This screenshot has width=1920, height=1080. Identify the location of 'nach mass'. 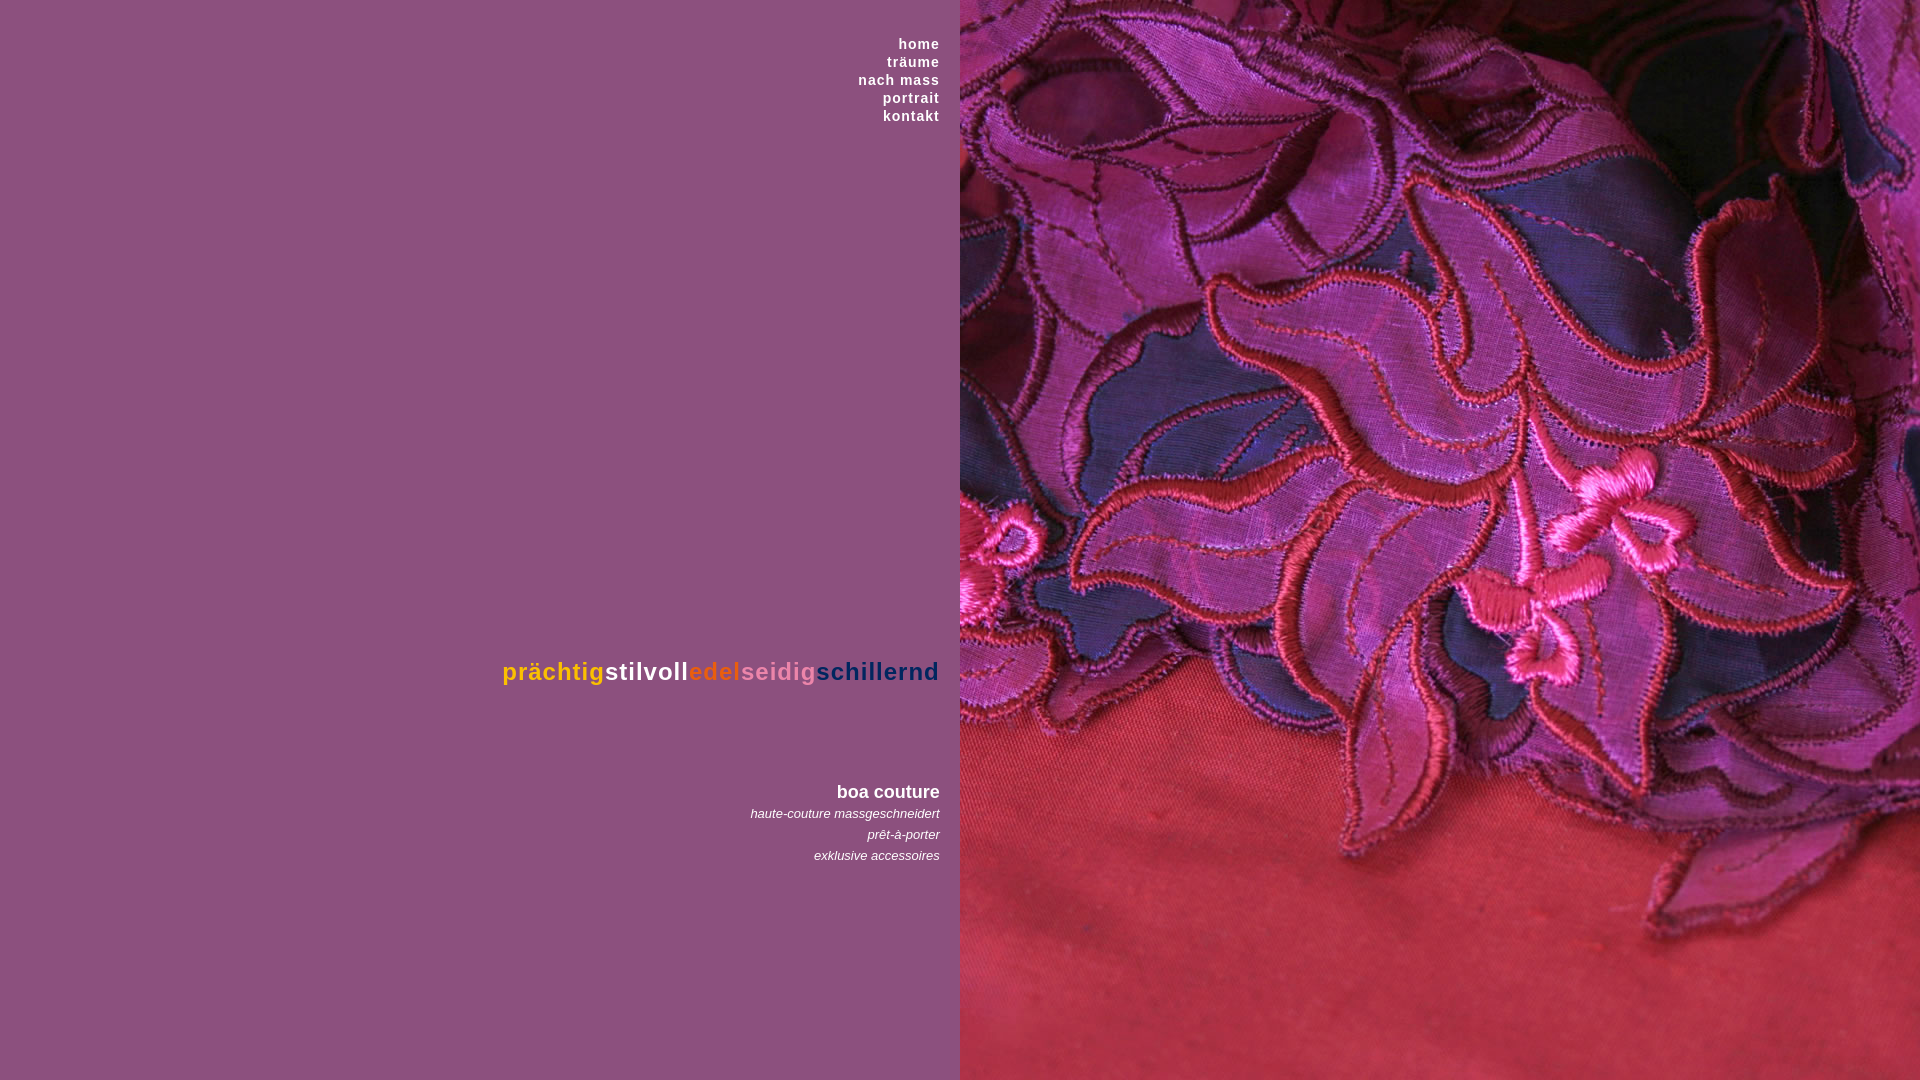
(897, 79).